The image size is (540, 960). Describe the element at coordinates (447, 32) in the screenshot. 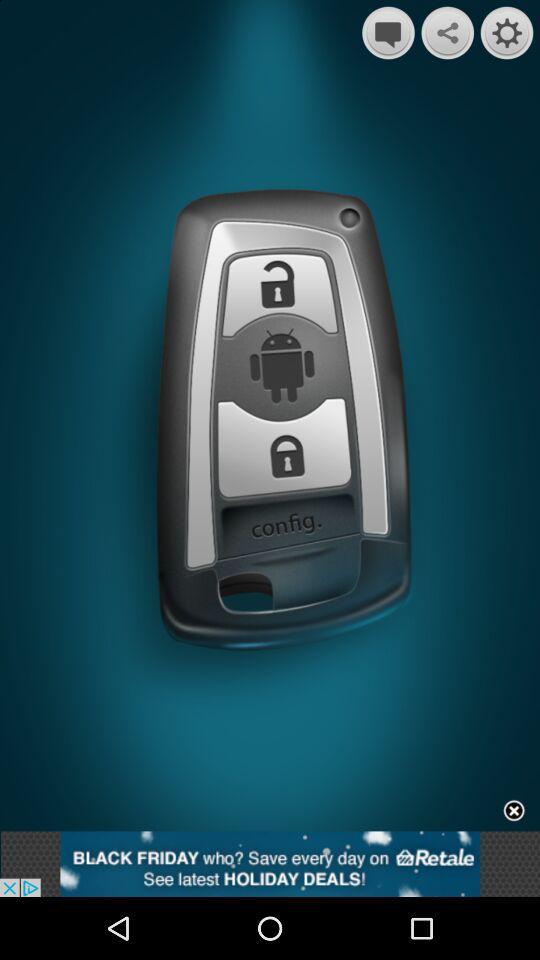

I see `share` at that location.